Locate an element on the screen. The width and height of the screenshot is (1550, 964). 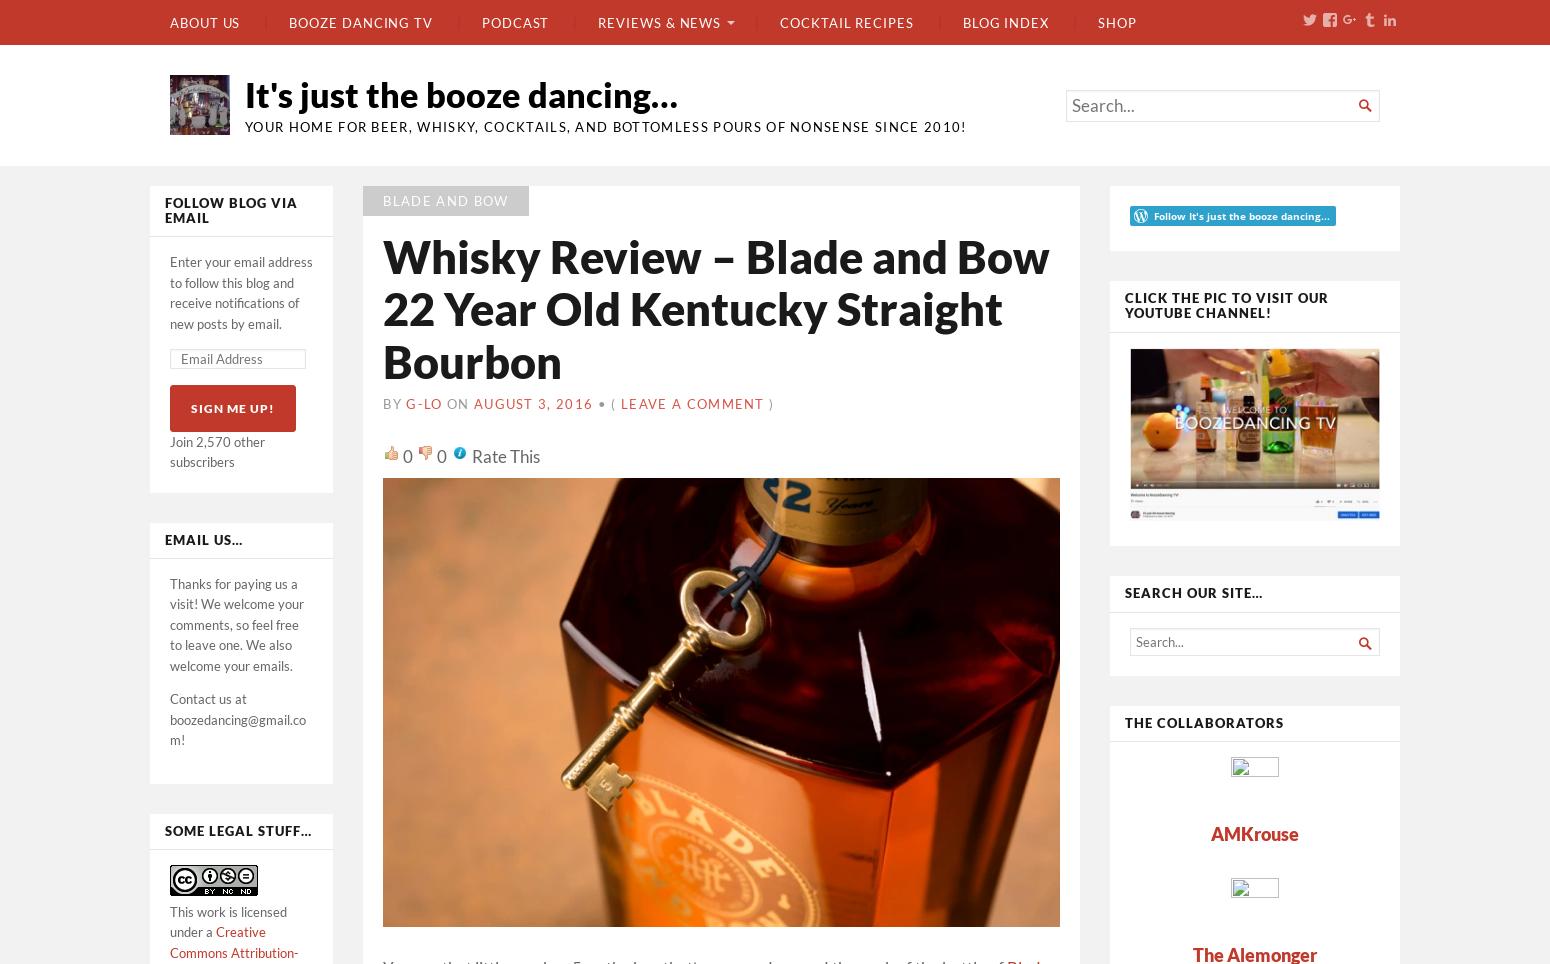
'Search our site…' is located at coordinates (1123, 591).